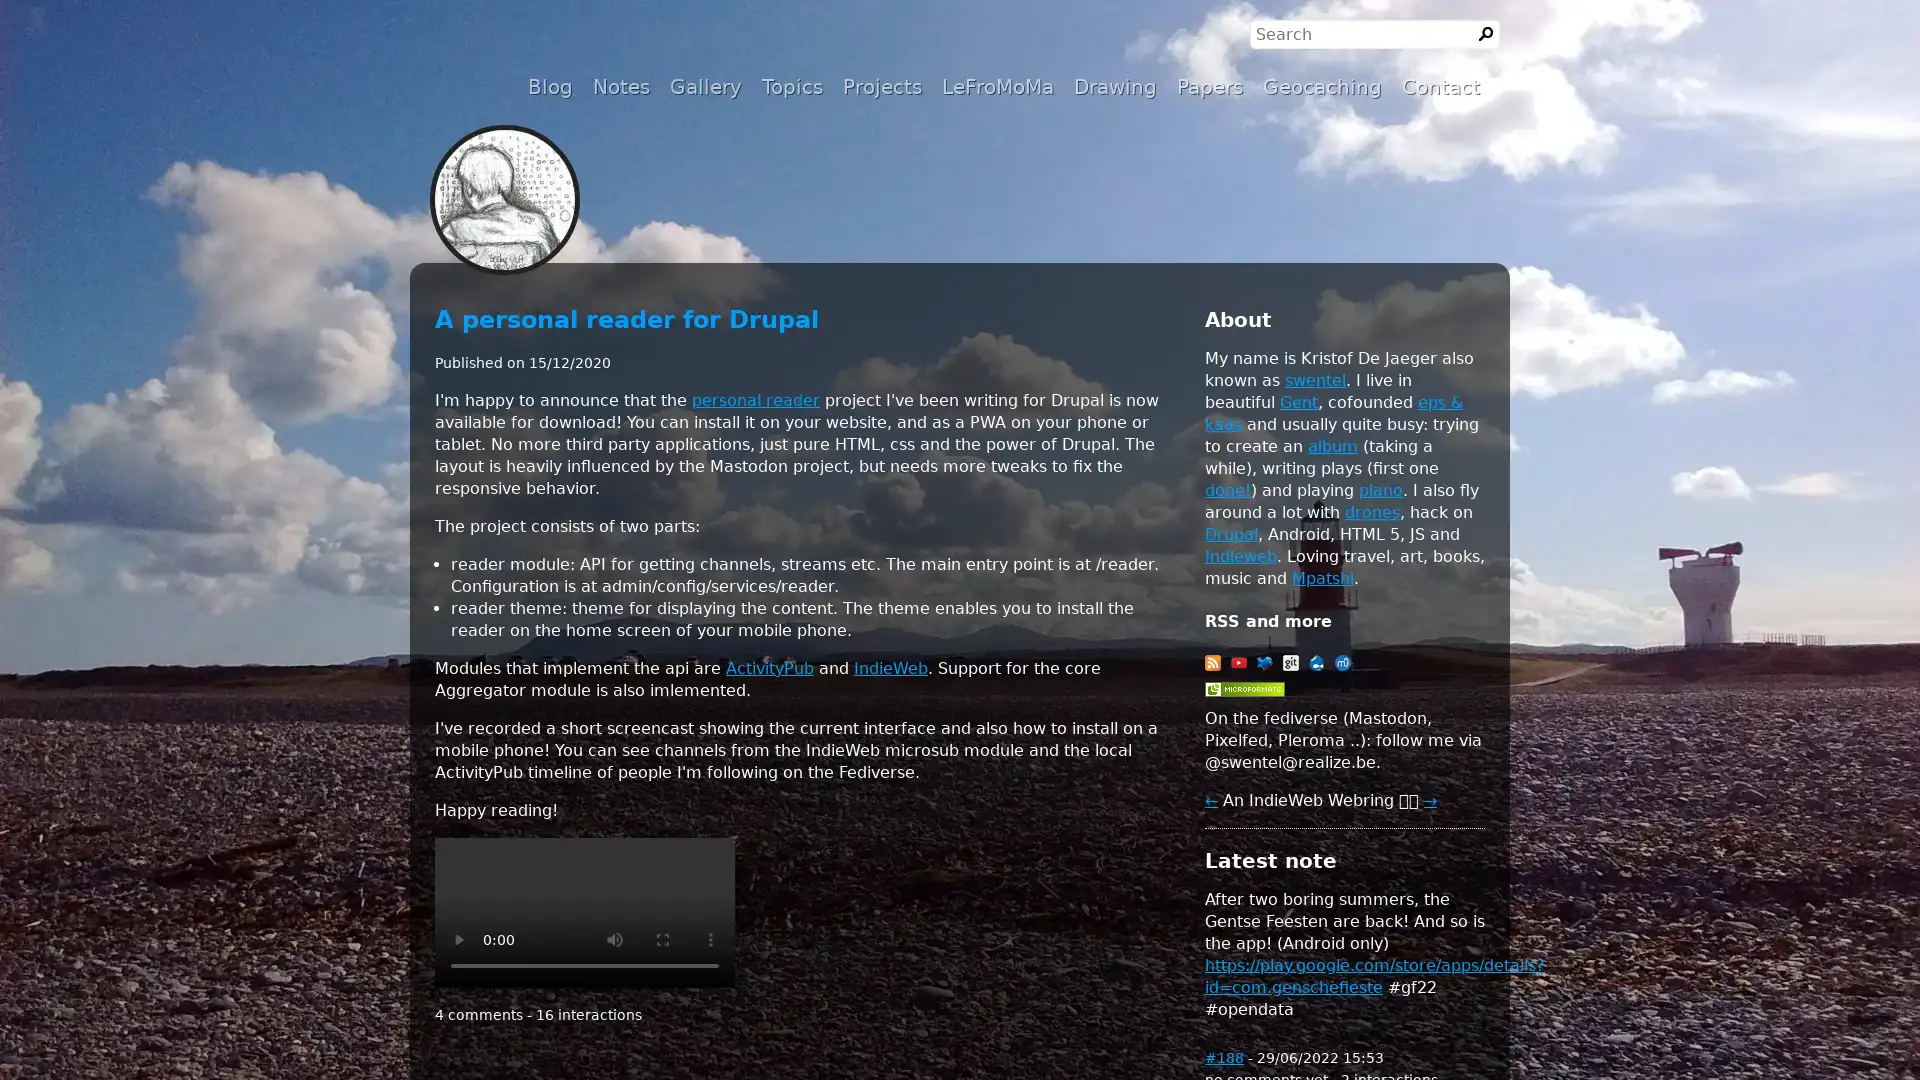 The height and width of the screenshot is (1080, 1920). Describe the element at coordinates (613, 938) in the screenshot. I see `mute` at that location.